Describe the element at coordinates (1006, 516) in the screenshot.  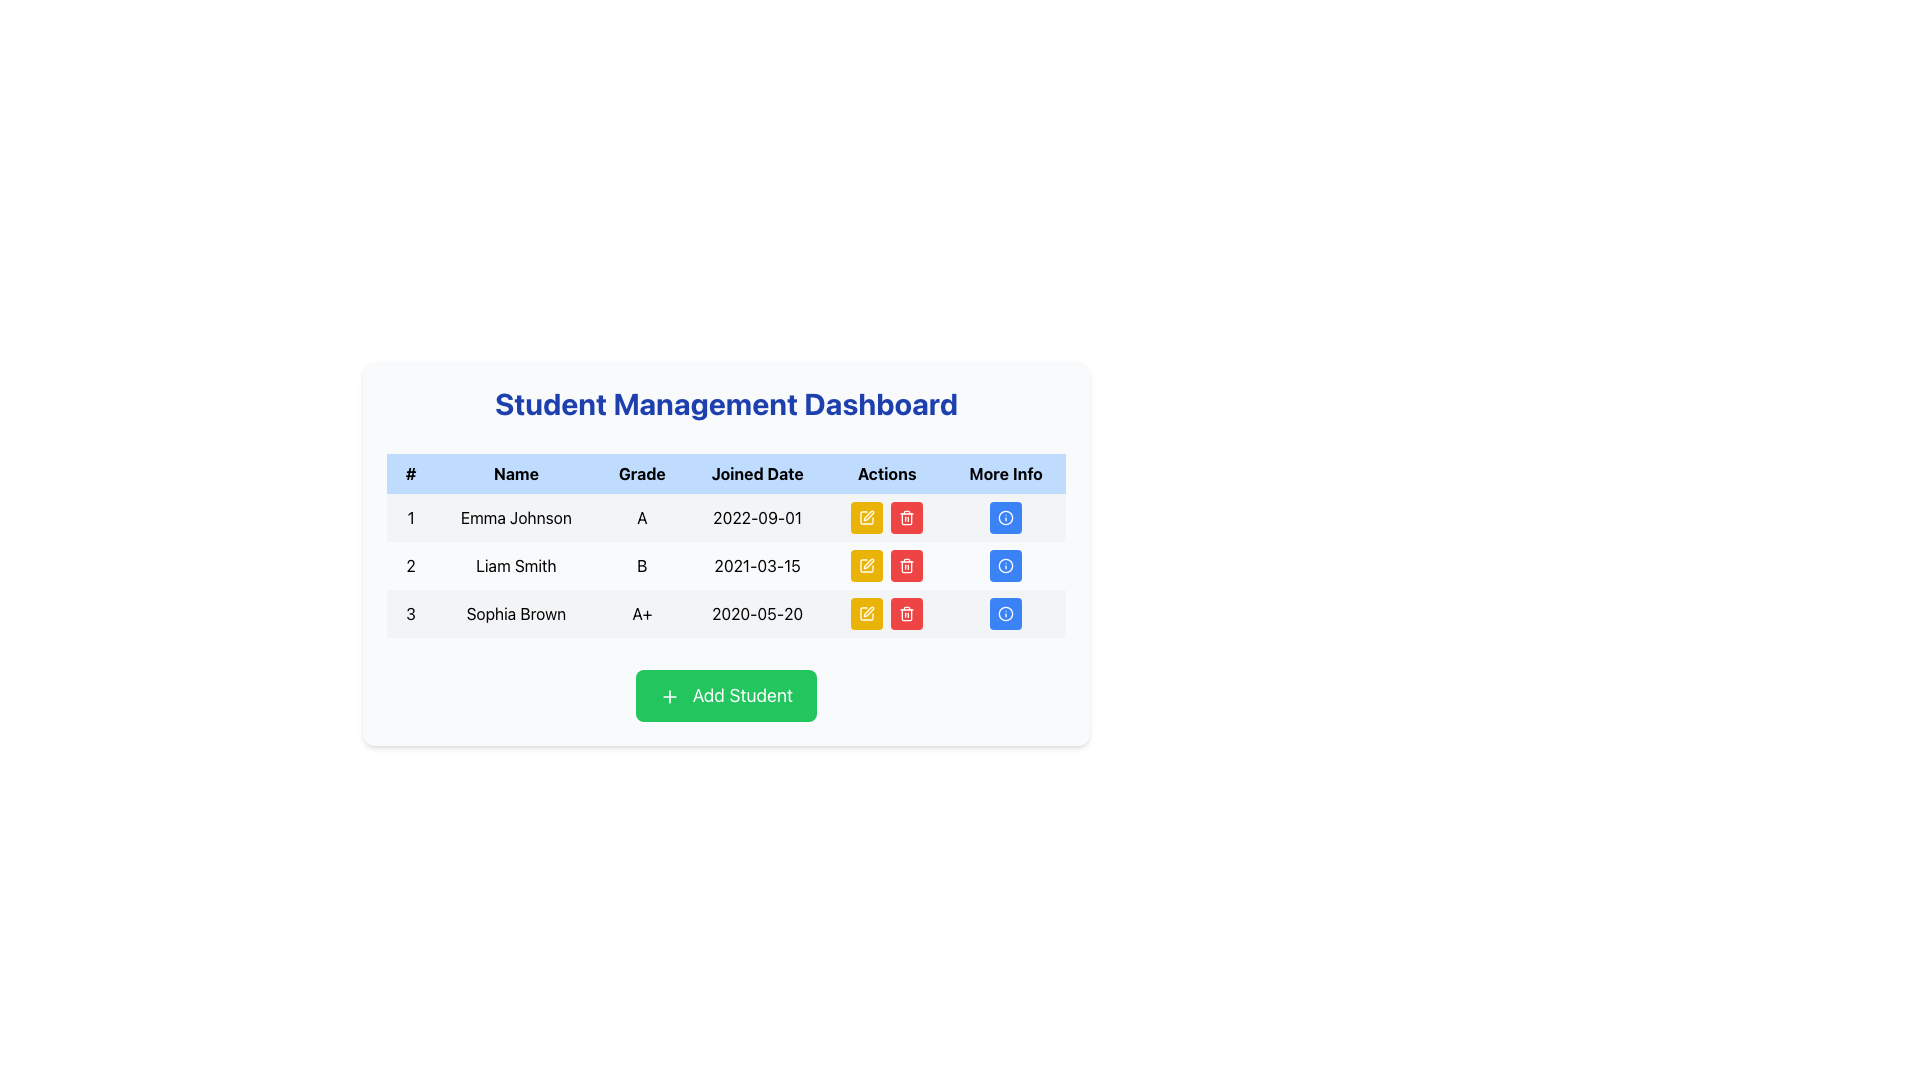
I see `the circular blue button with a white outline and information icon in the 'More Info' column of the first row in the student data table` at that location.